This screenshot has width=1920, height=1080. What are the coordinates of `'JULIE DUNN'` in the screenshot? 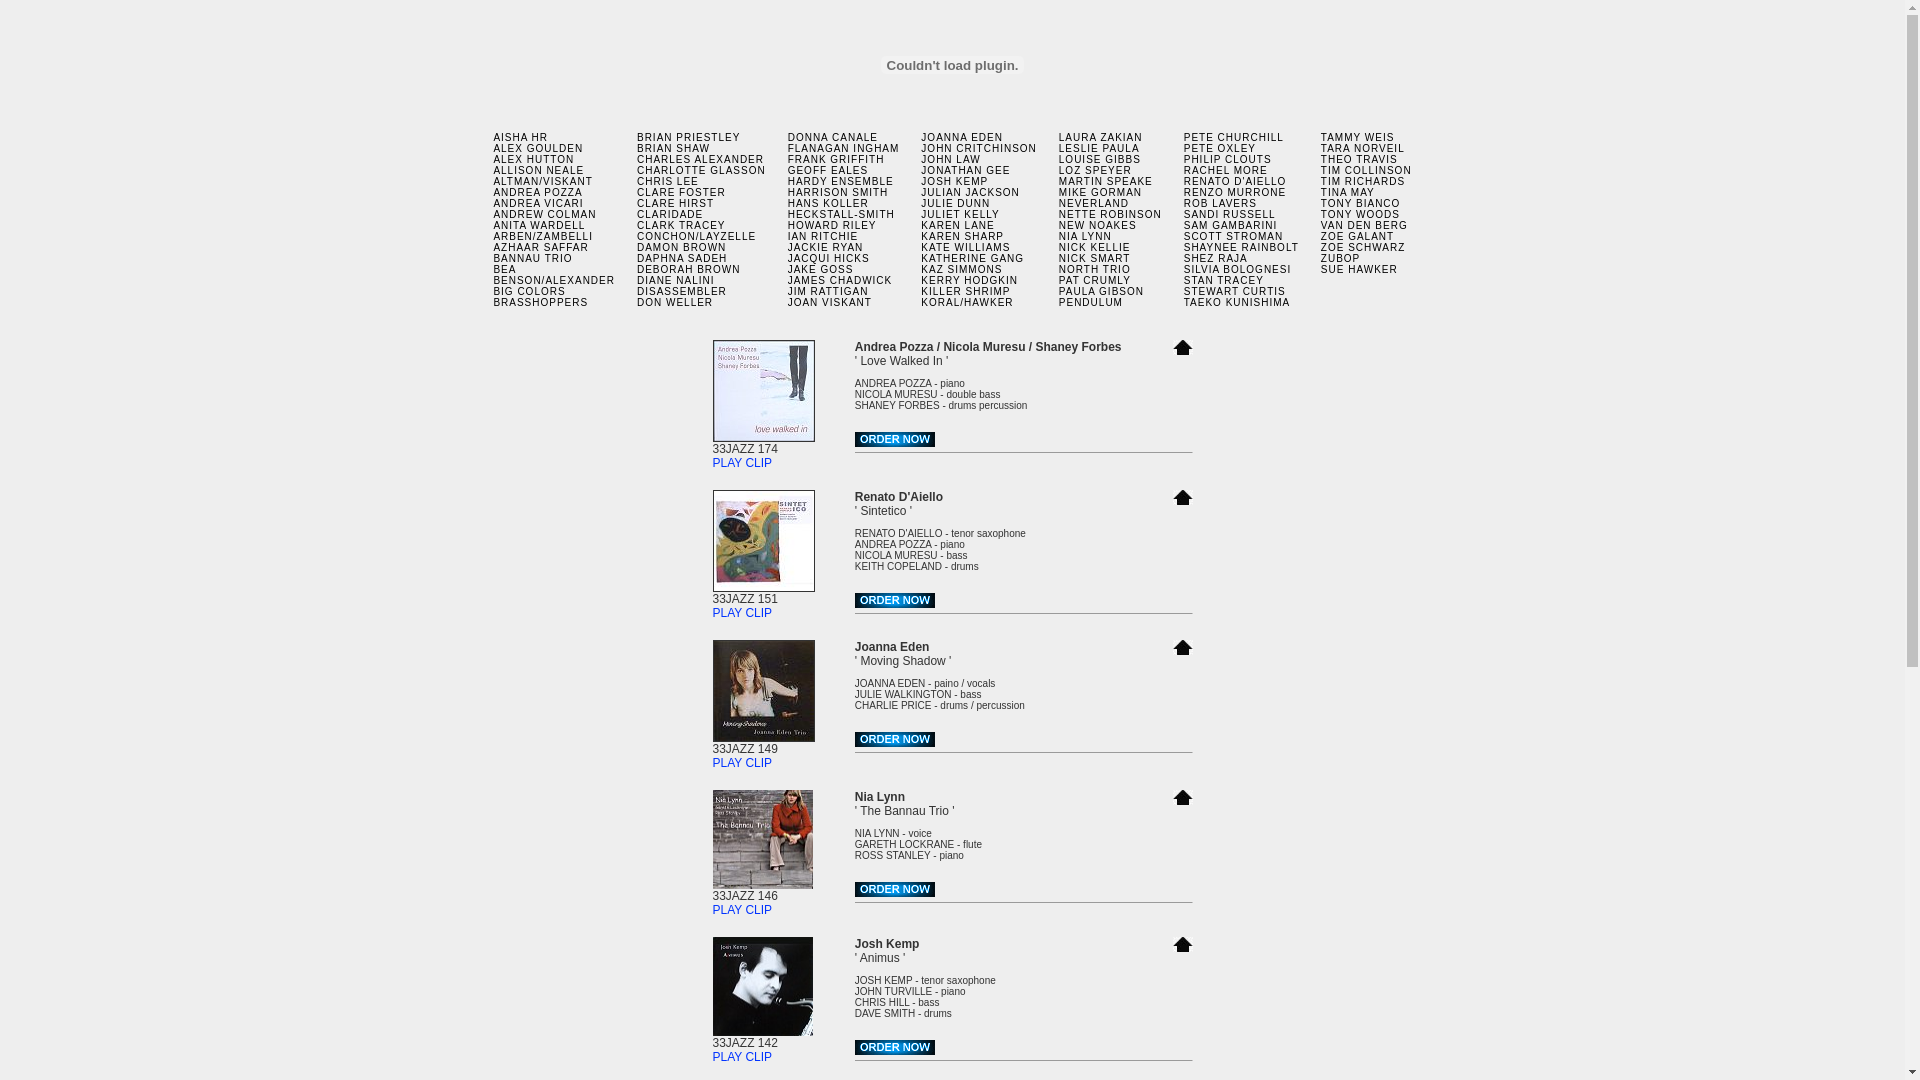 It's located at (920, 203).